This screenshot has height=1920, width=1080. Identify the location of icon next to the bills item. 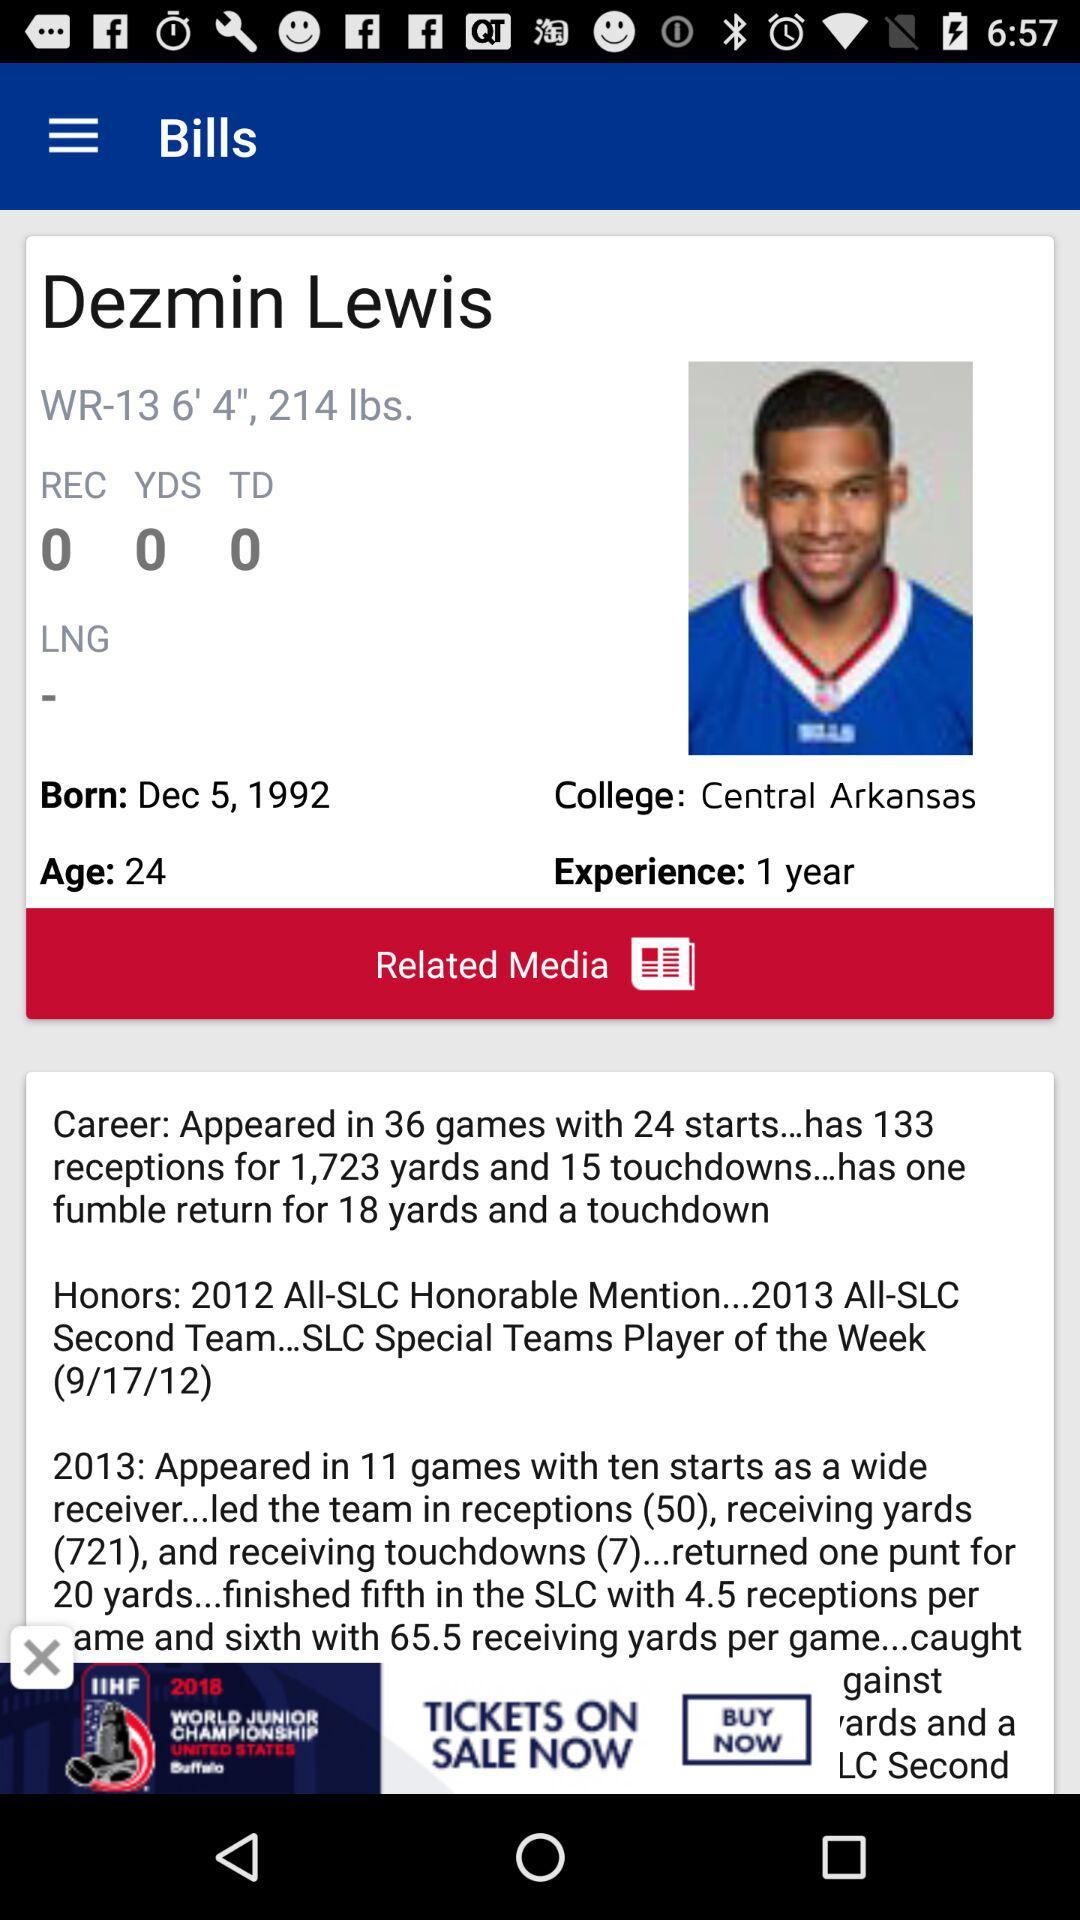
(72, 135).